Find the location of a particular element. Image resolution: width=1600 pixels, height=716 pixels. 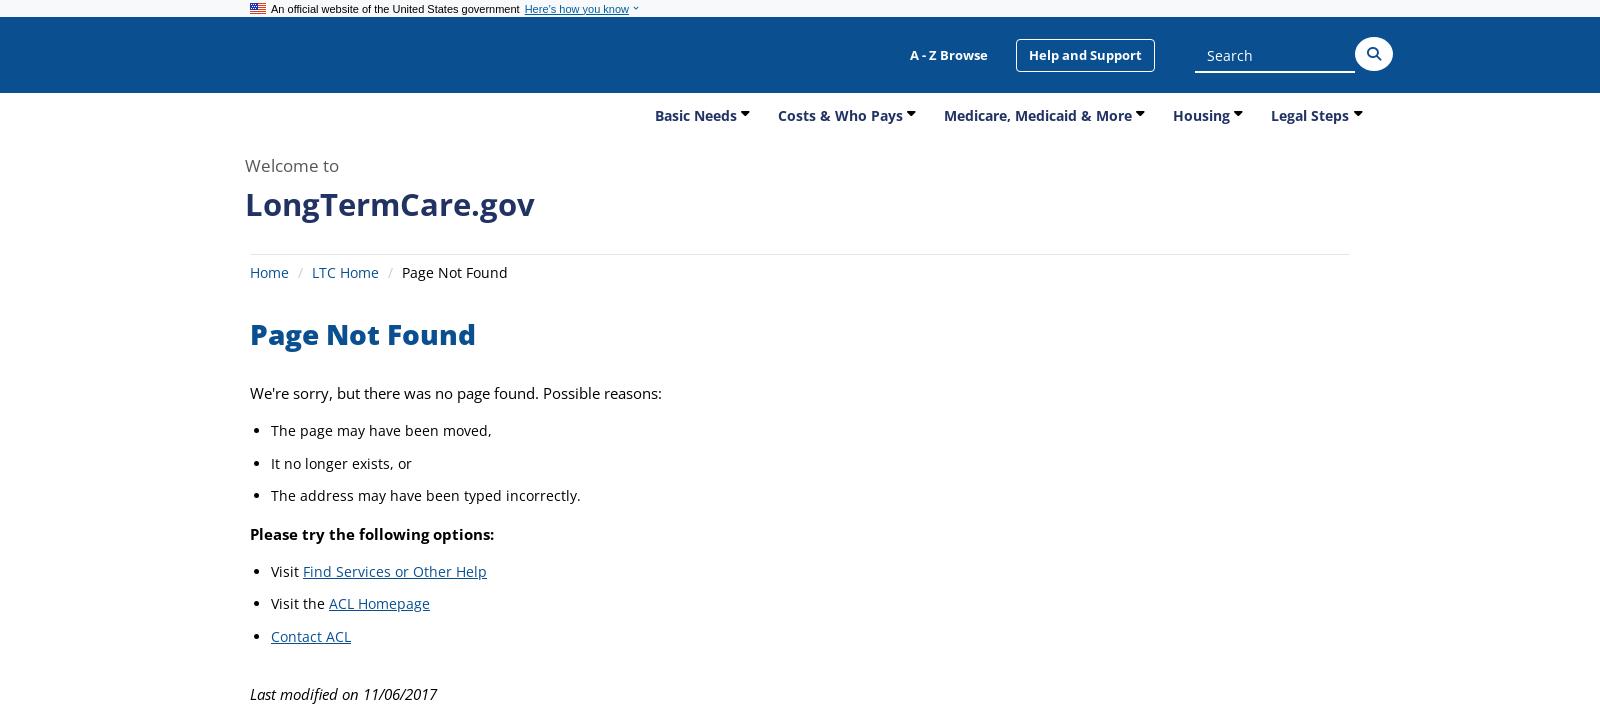

'Home' is located at coordinates (269, 271).